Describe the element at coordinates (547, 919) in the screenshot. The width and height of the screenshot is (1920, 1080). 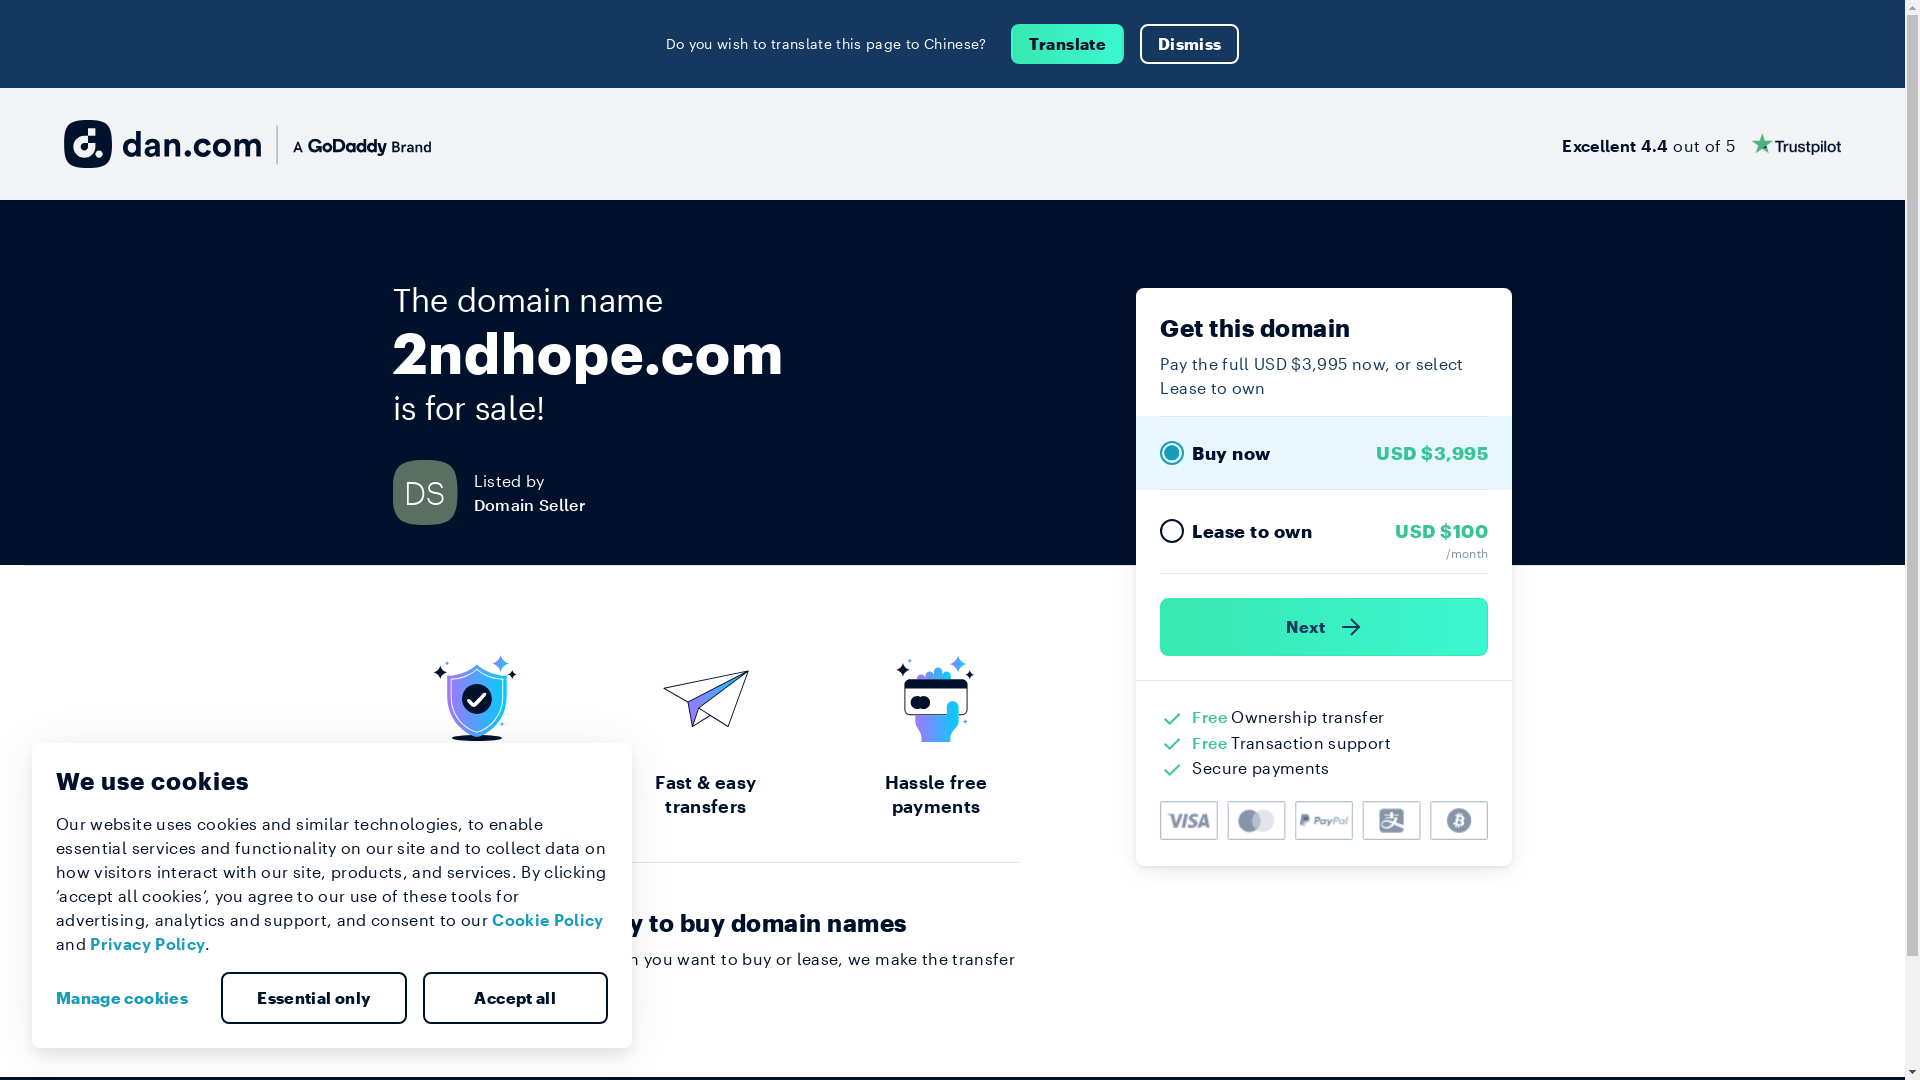
I see `'Cookie Policy'` at that location.